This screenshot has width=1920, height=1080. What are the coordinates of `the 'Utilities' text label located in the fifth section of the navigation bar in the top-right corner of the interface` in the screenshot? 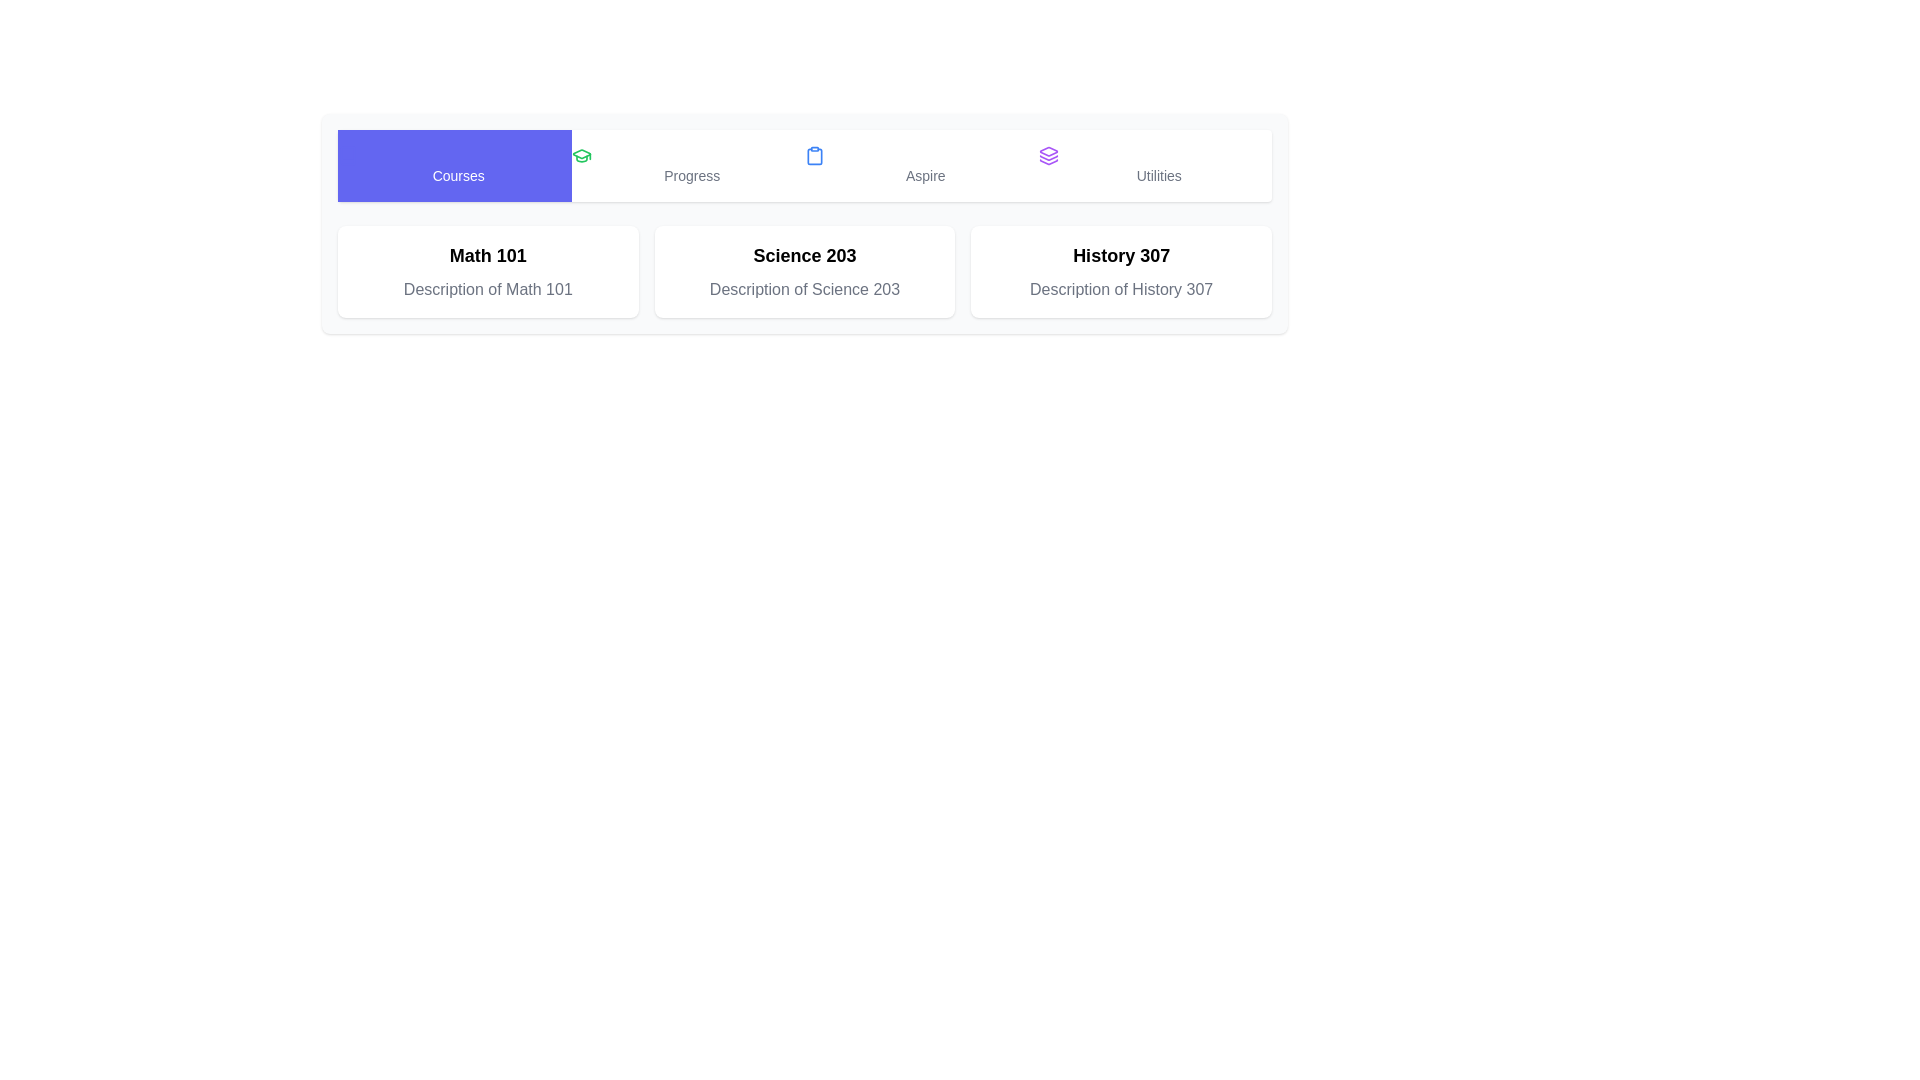 It's located at (1159, 175).